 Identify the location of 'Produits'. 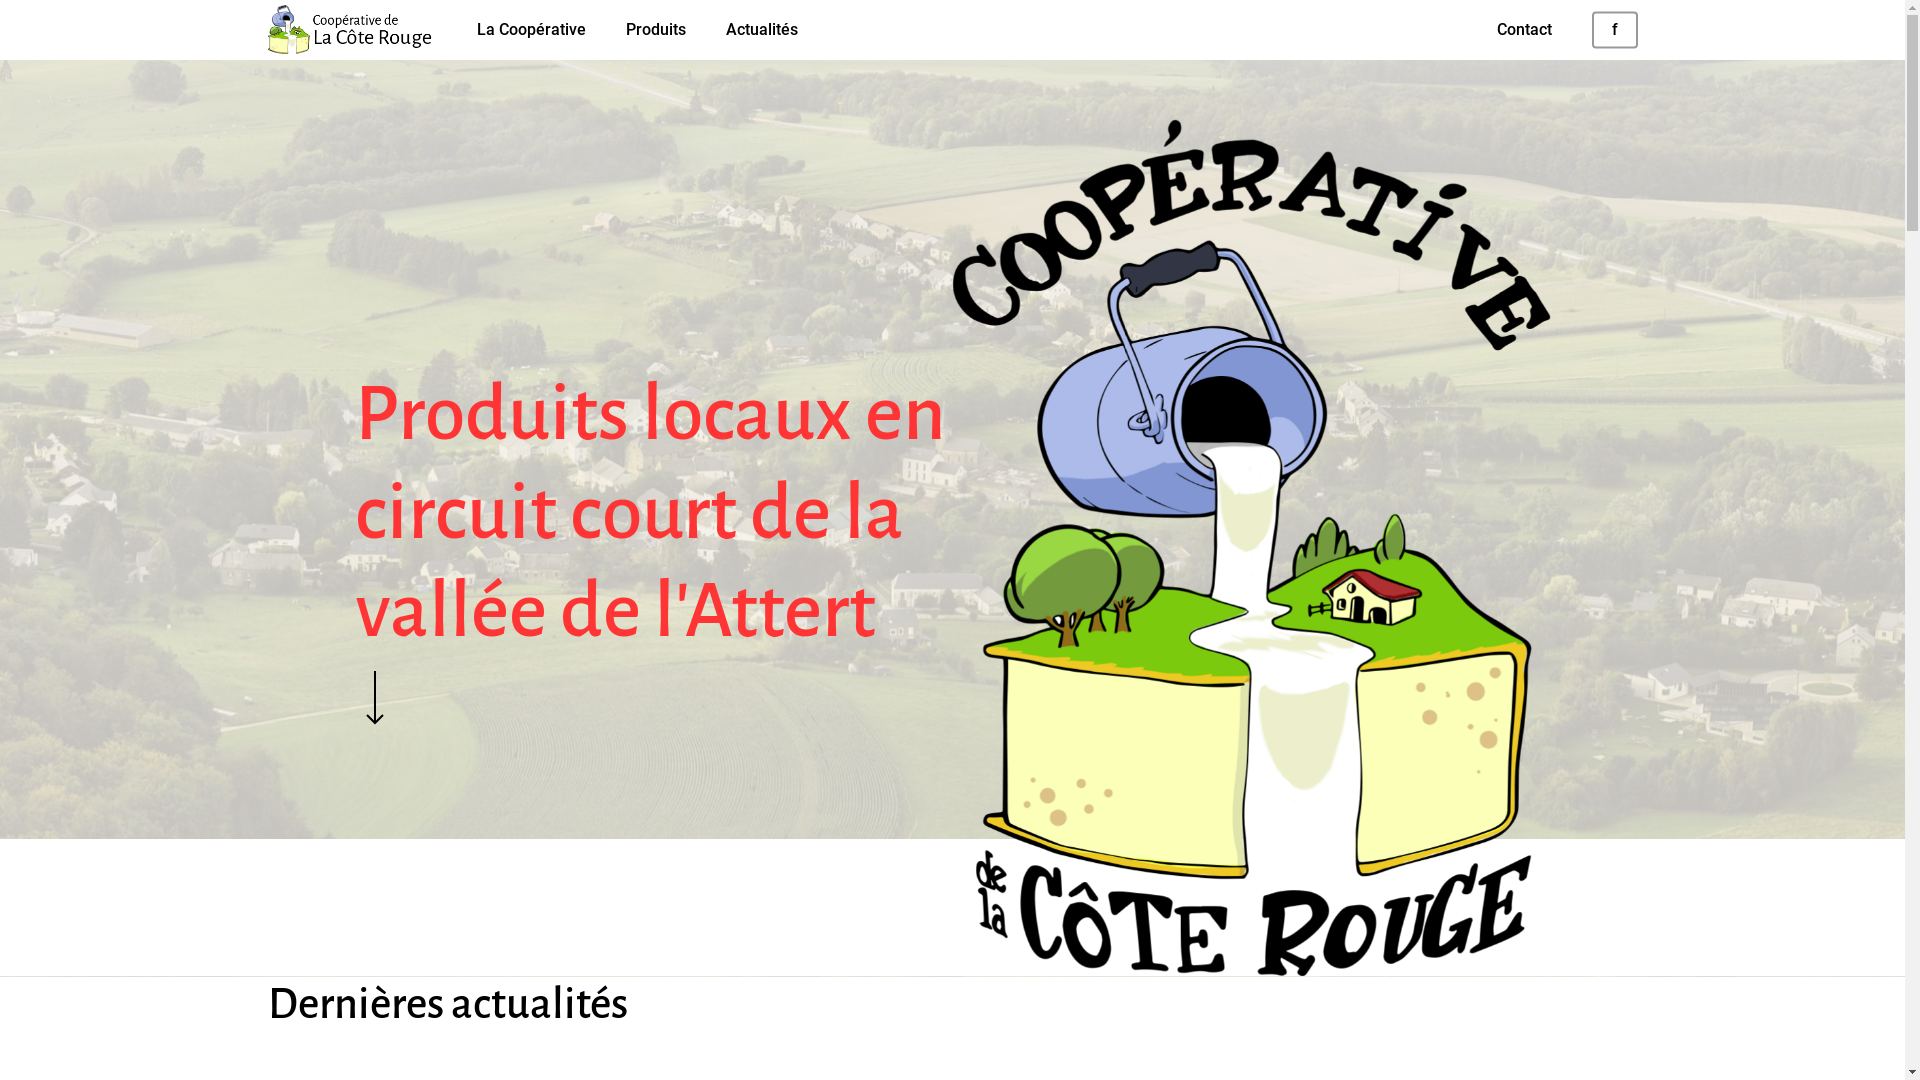
(656, 30).